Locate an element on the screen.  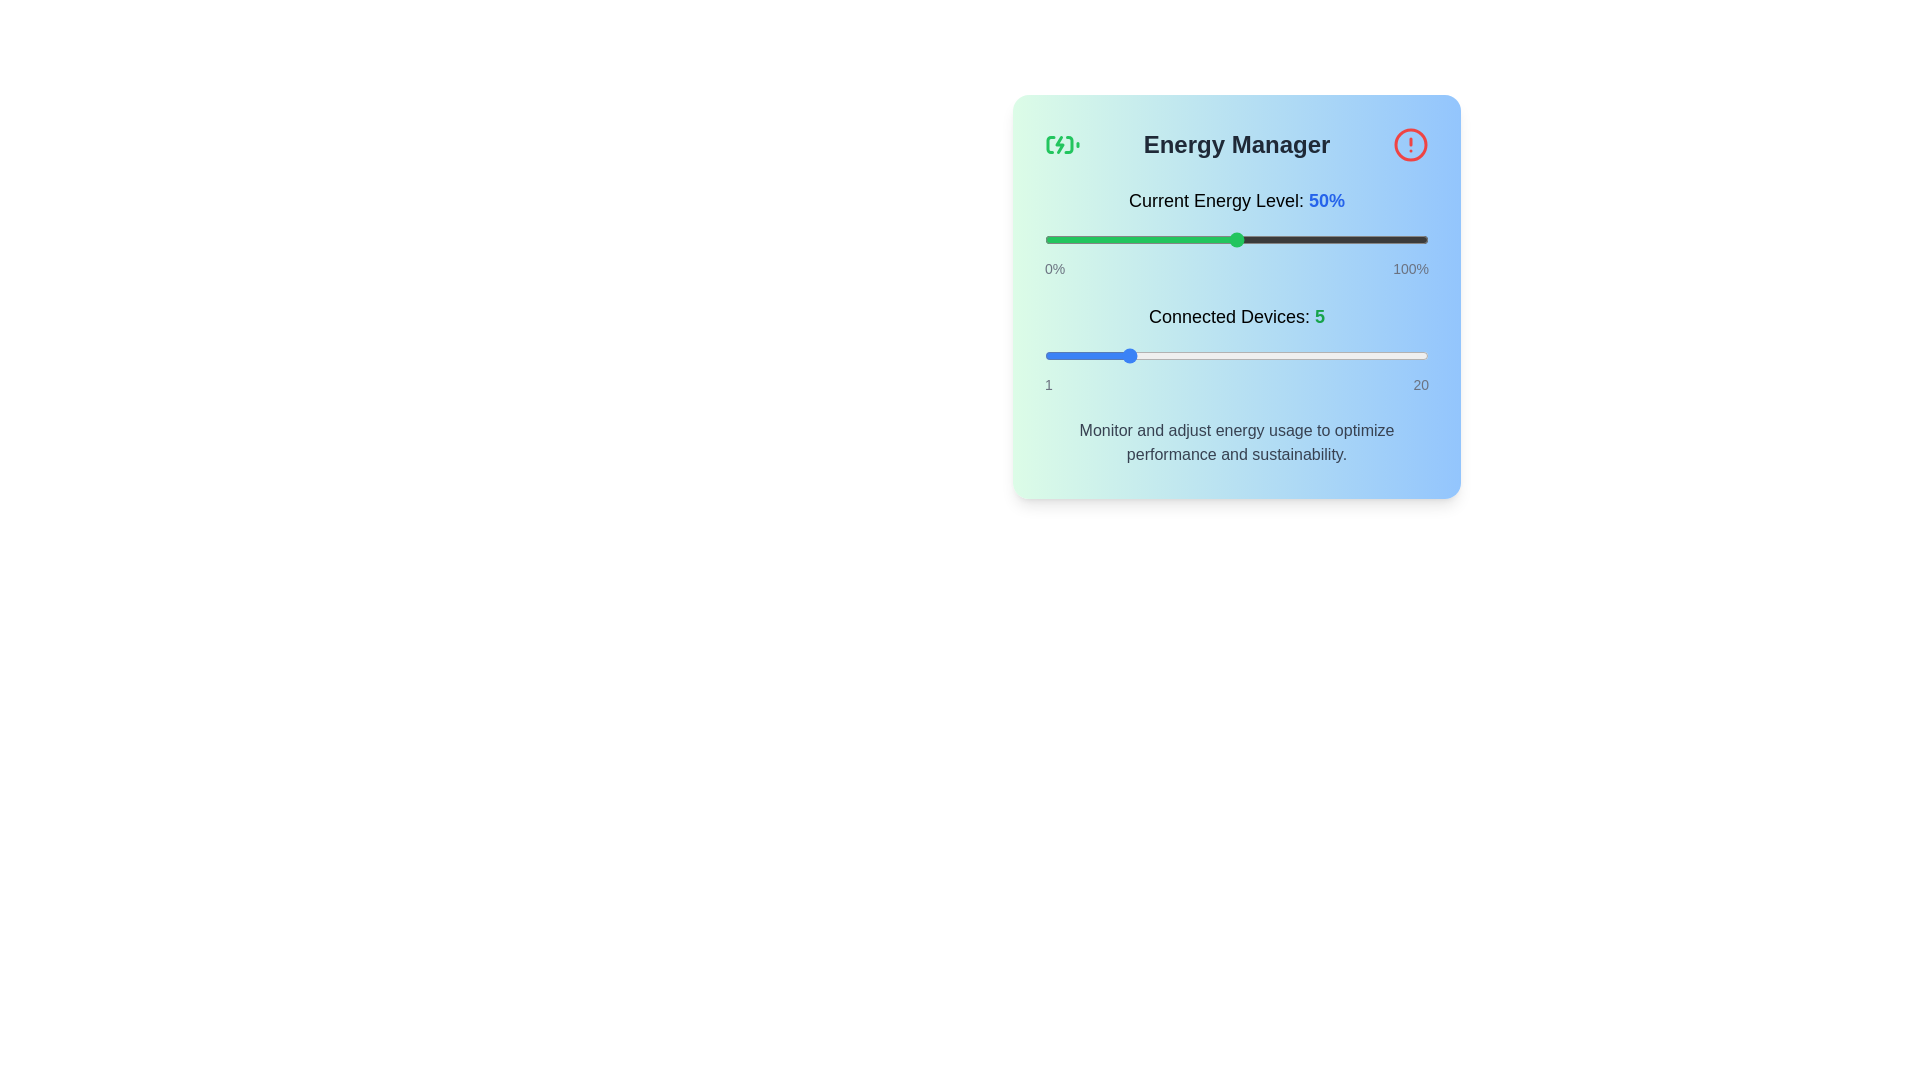
the energy level slider to 6% is located at coordinates (1067, 238).